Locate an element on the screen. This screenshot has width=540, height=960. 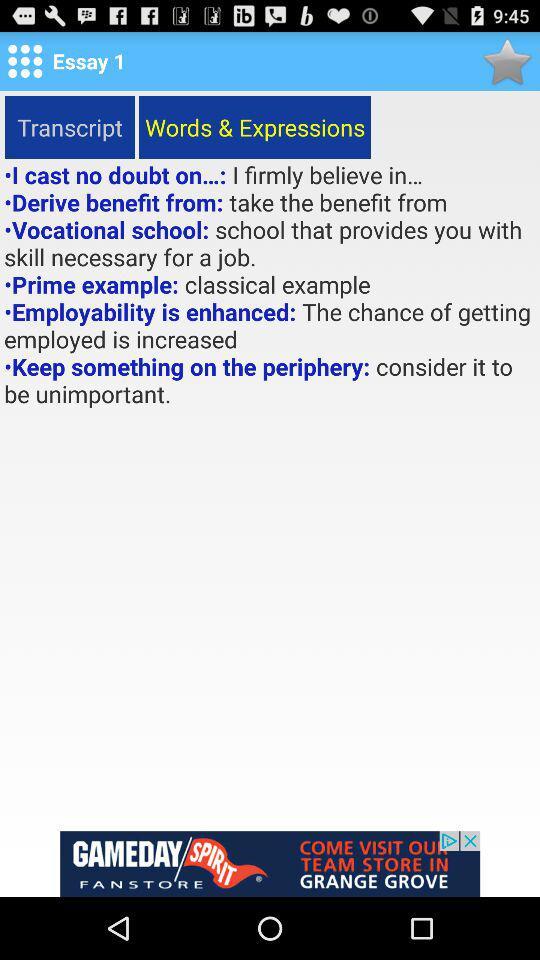
bookmark option is located at coordinates (507, 61).